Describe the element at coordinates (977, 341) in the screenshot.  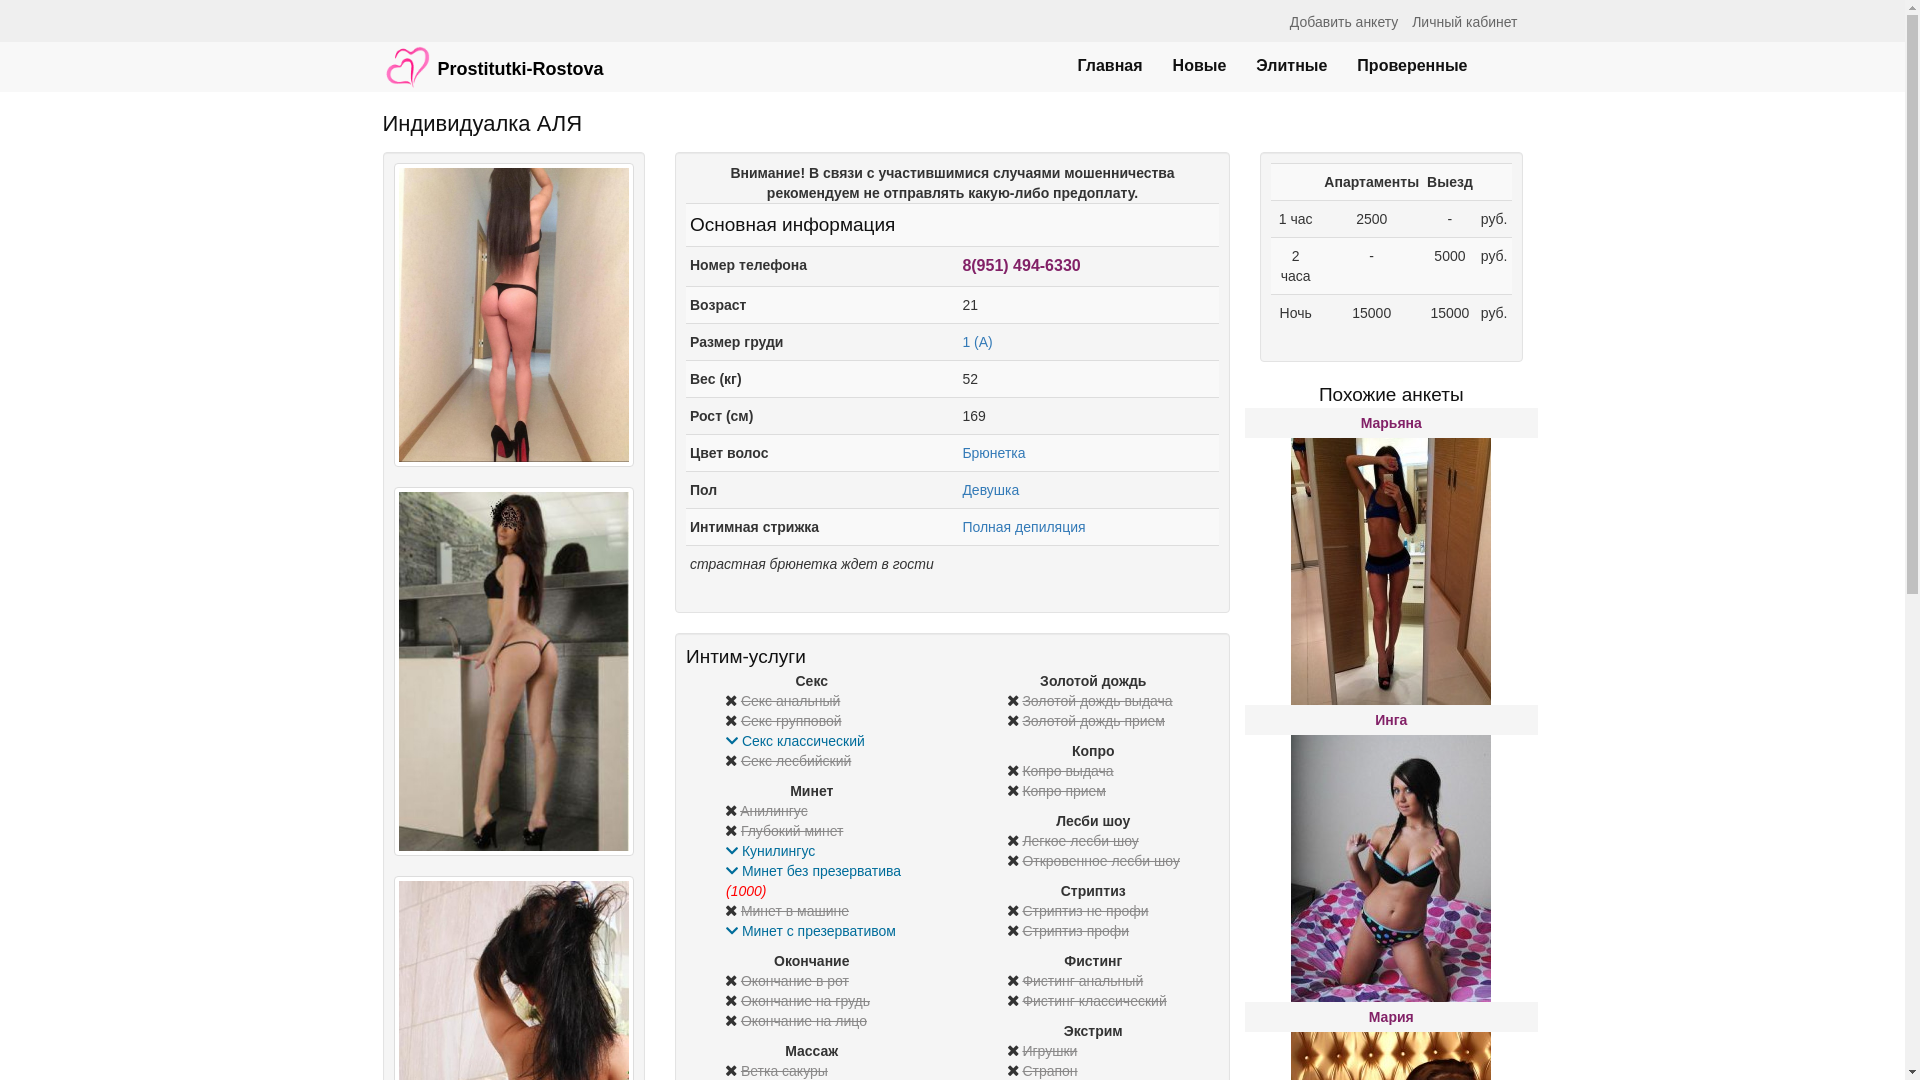
I see `'1 (A)'` at that location.